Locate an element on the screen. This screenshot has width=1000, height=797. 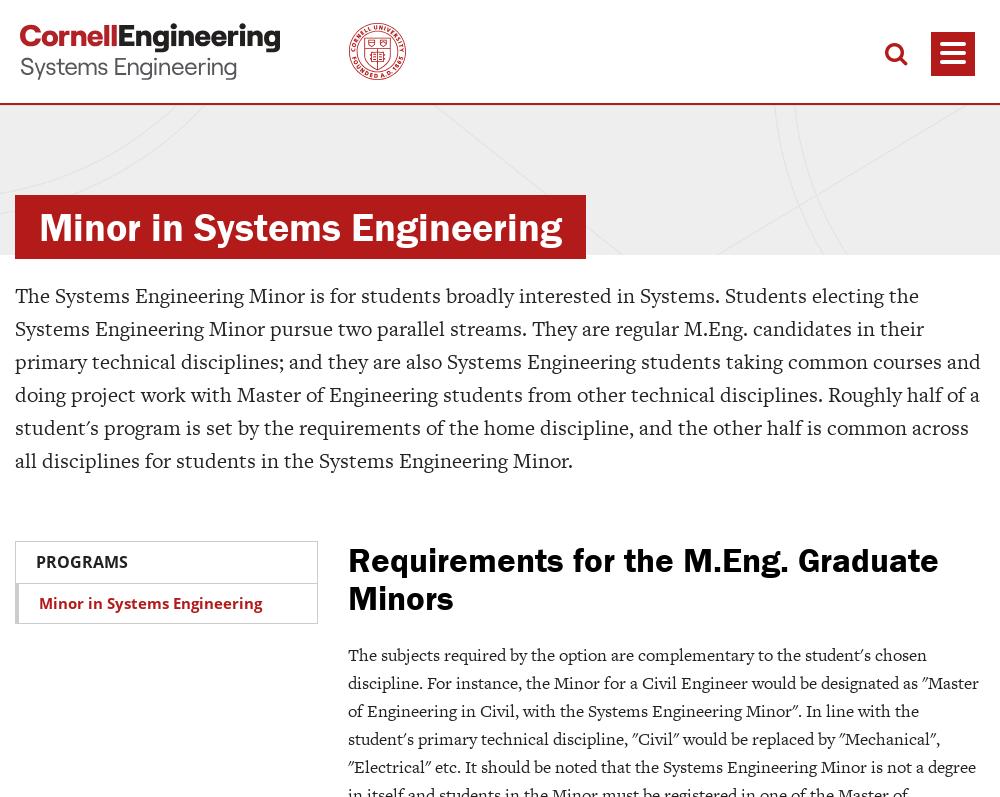
'Events' is located at coordinates (798, 693).